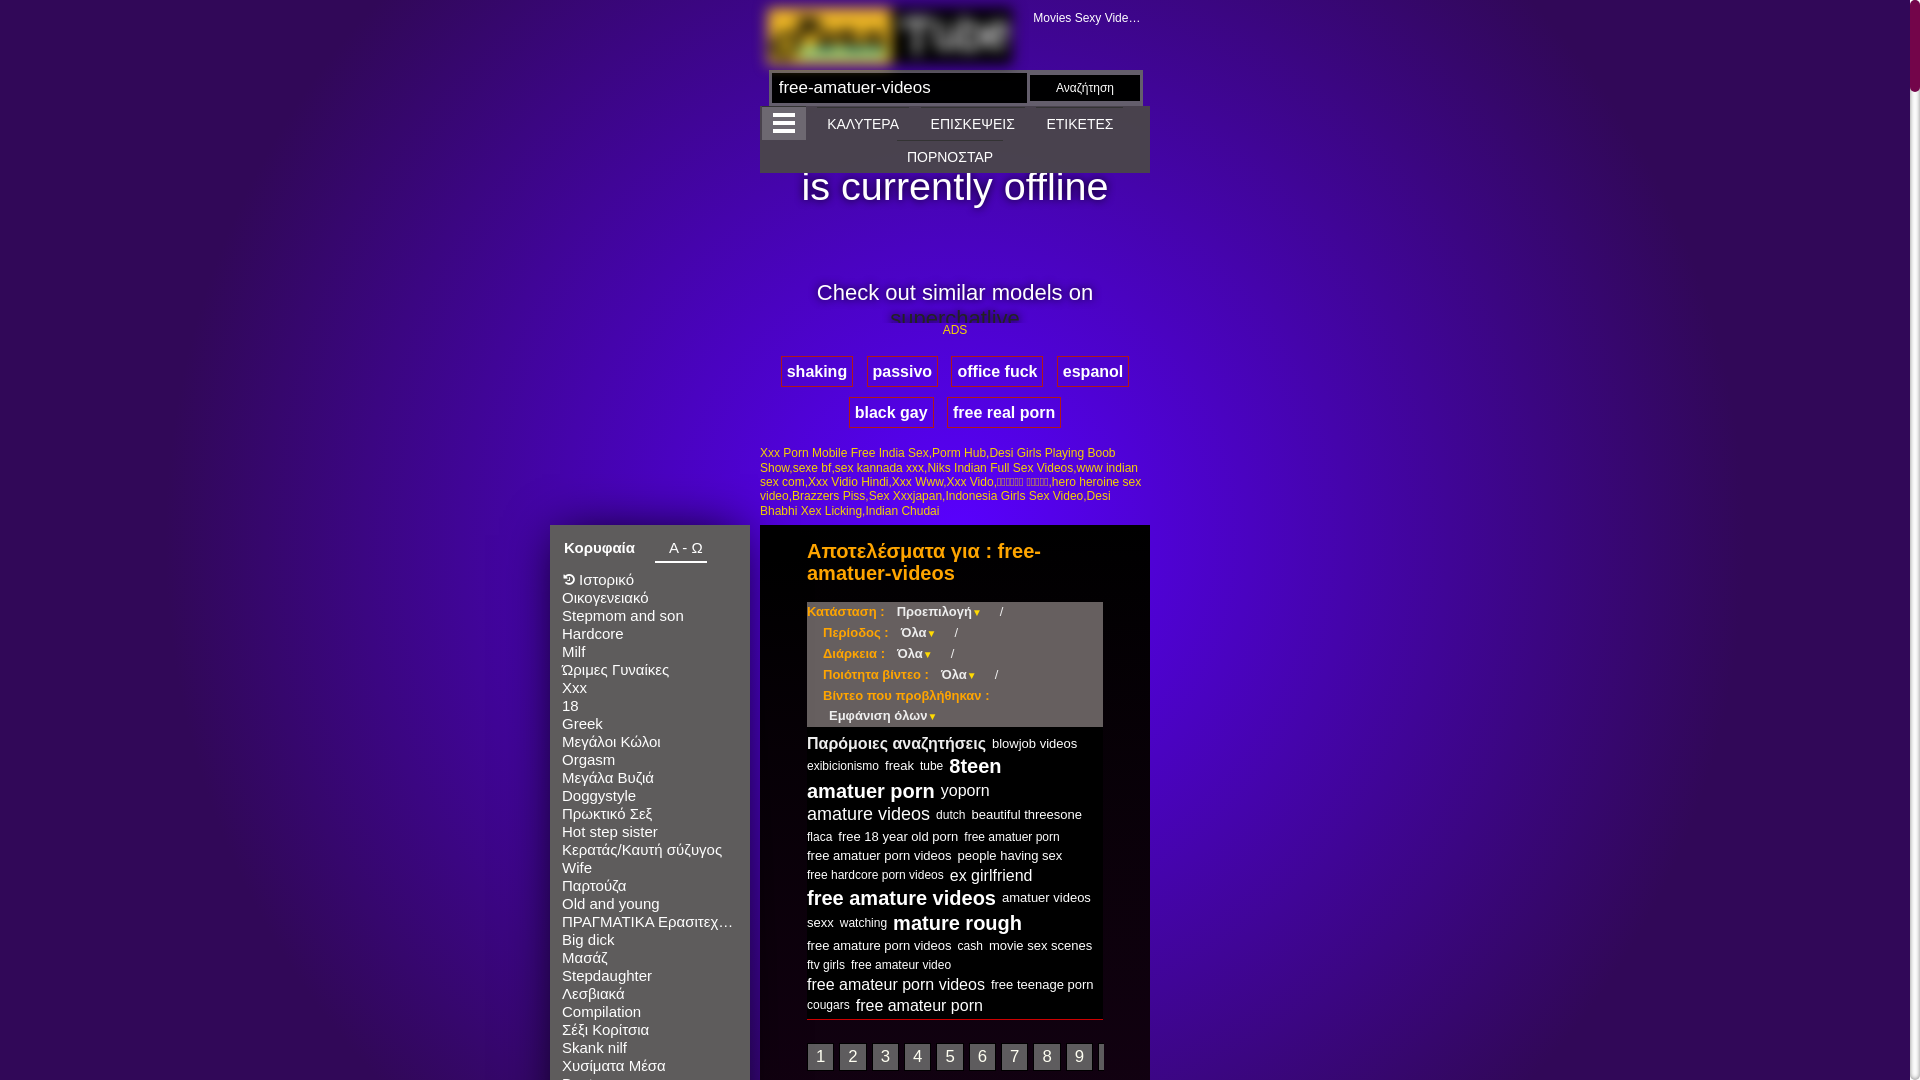 The image size is (1920, 1080). I want to click on 'dutch', so click(949, 814).